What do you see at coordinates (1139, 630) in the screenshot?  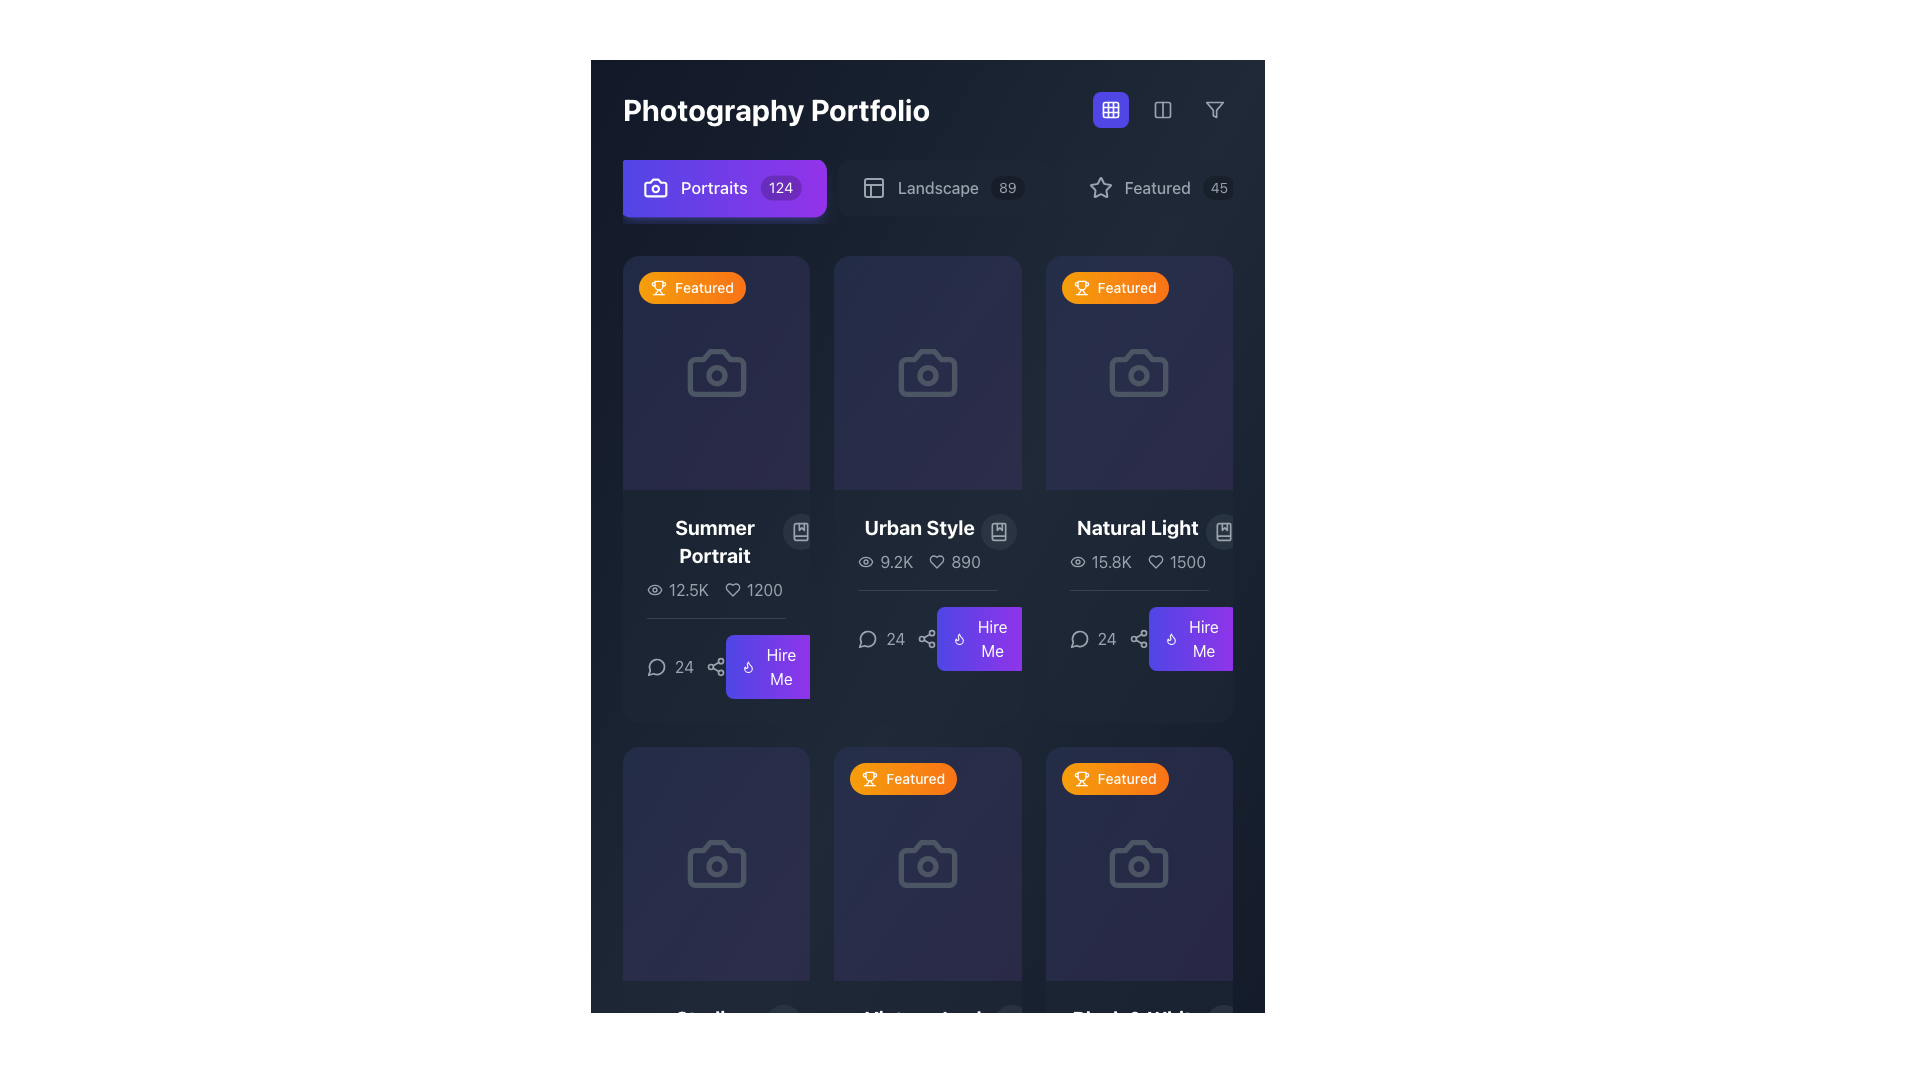 I see `the chain or link icon within the card labeled 'Natural Light'` at bounding box center [1139, 630].